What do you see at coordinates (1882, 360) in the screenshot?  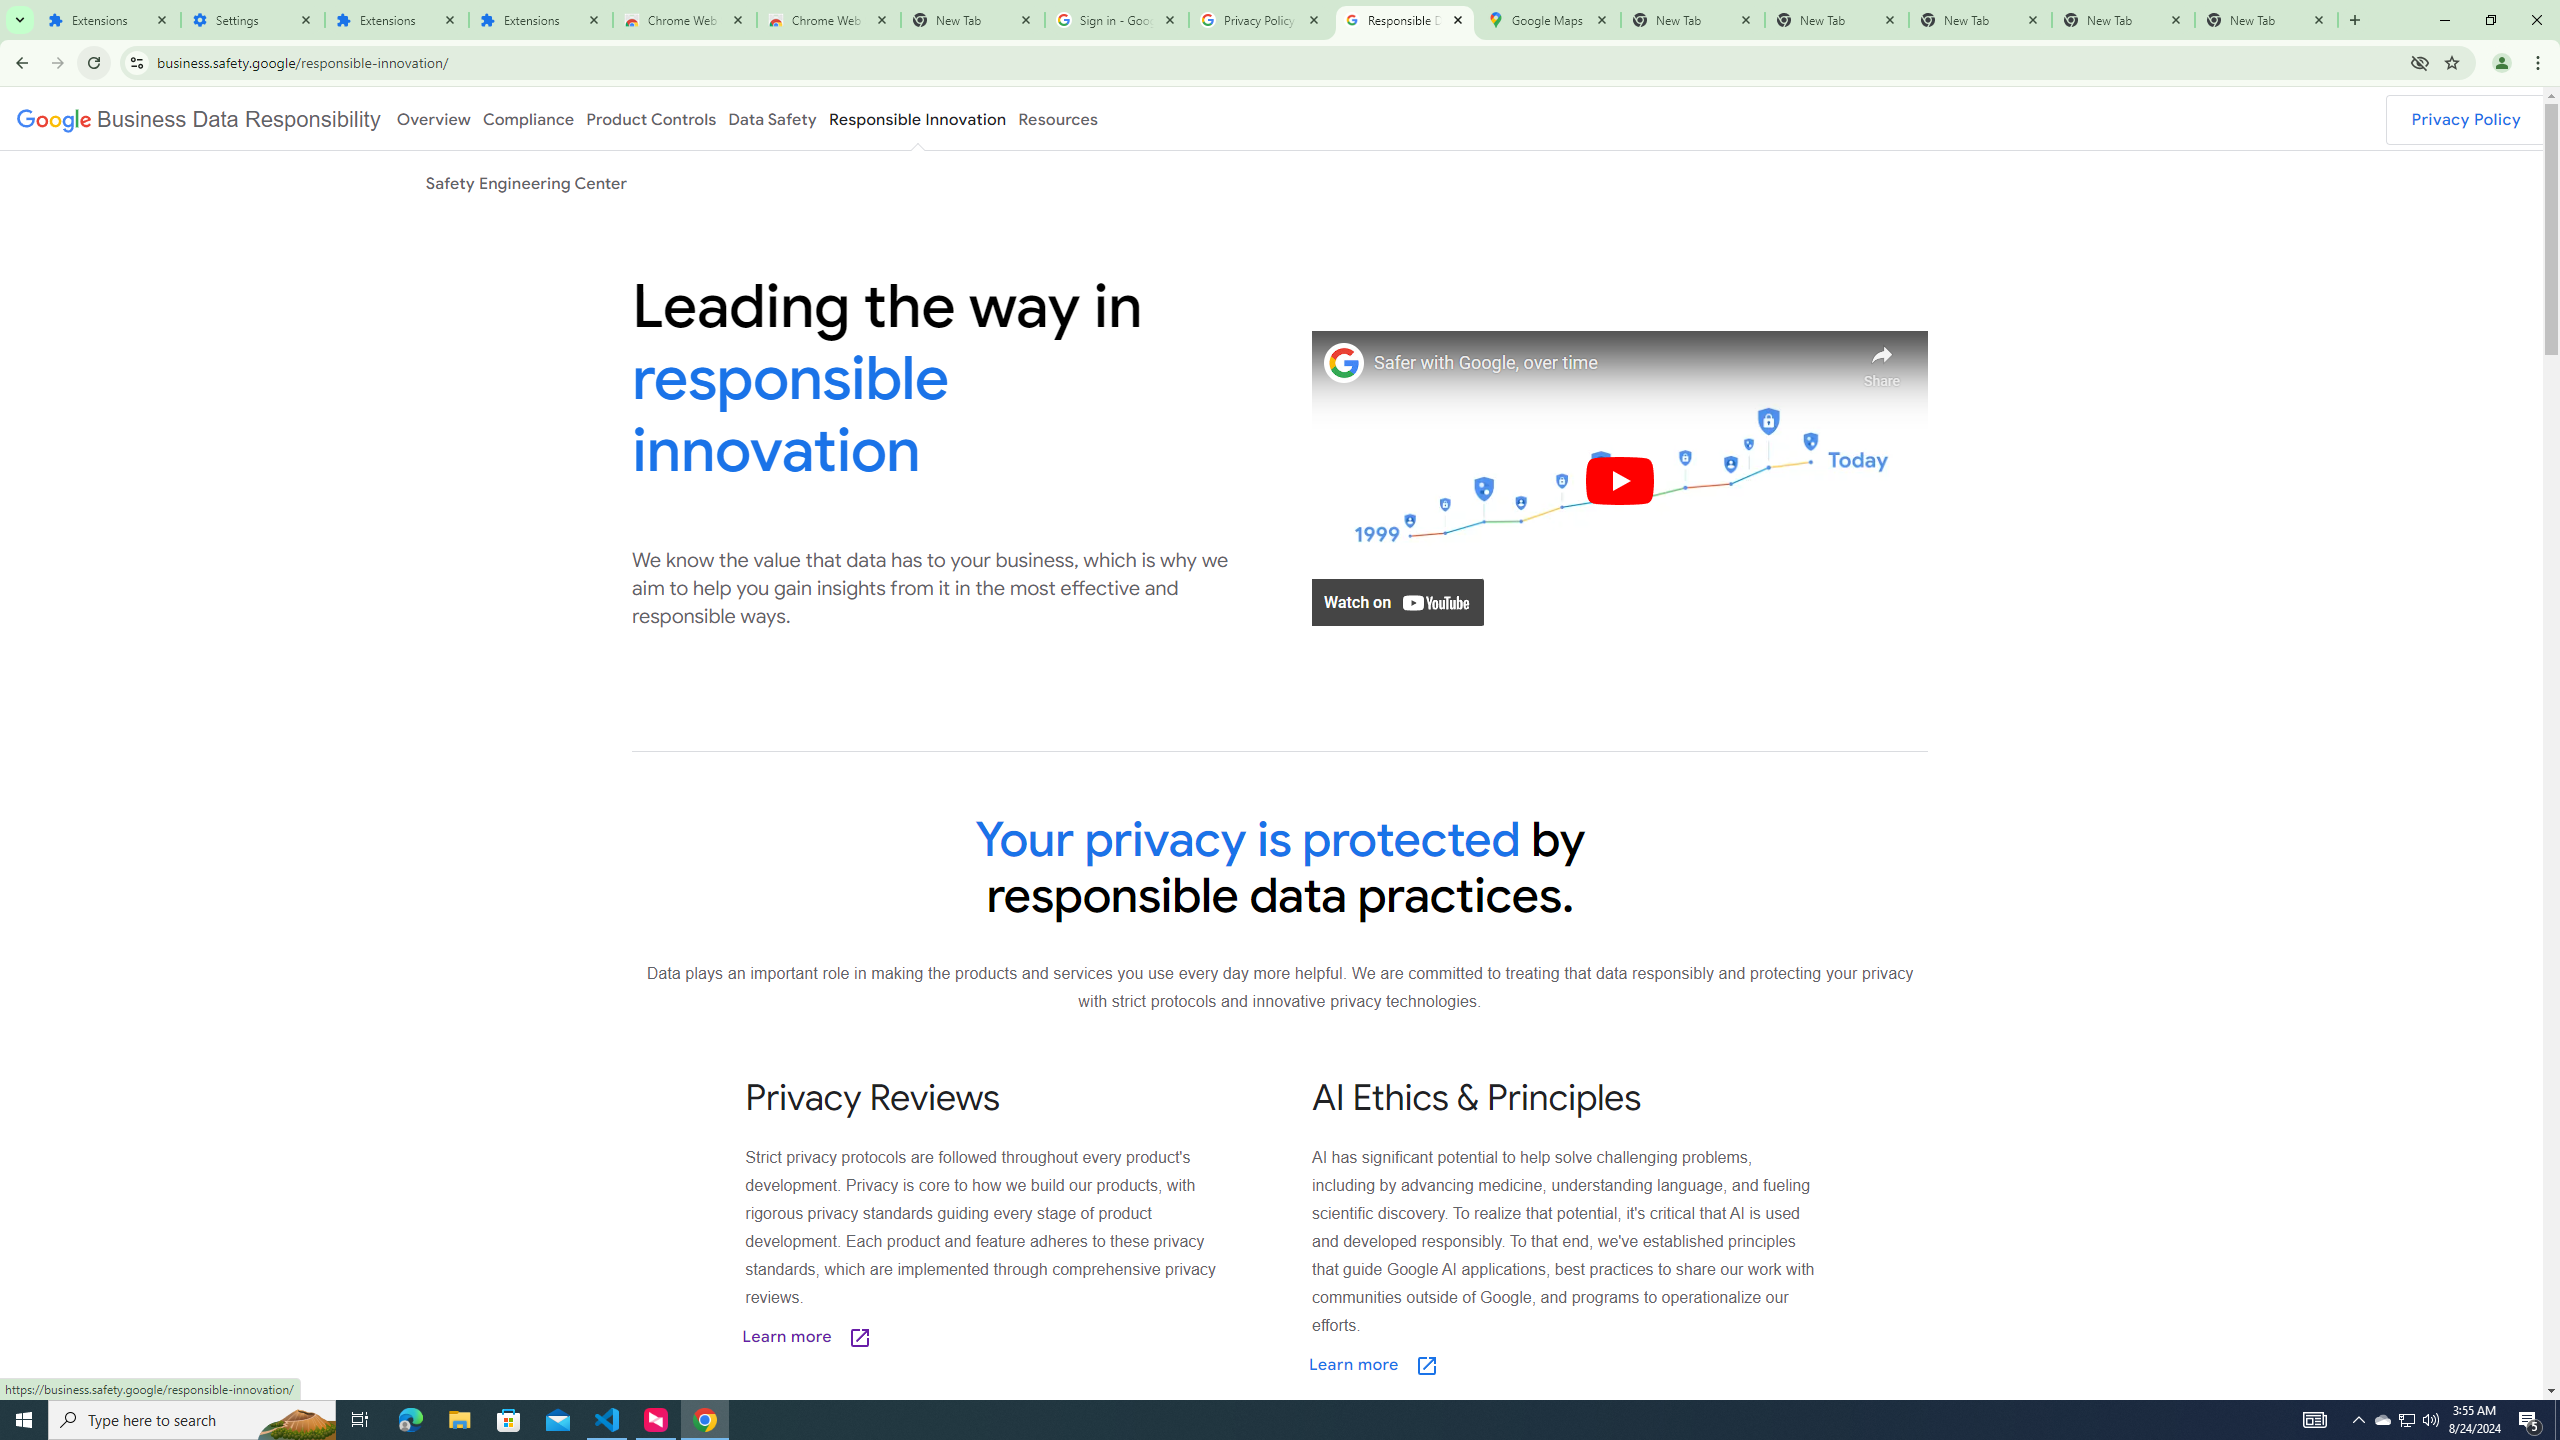 I see `'Share'` at bounding box center [1882, 360].